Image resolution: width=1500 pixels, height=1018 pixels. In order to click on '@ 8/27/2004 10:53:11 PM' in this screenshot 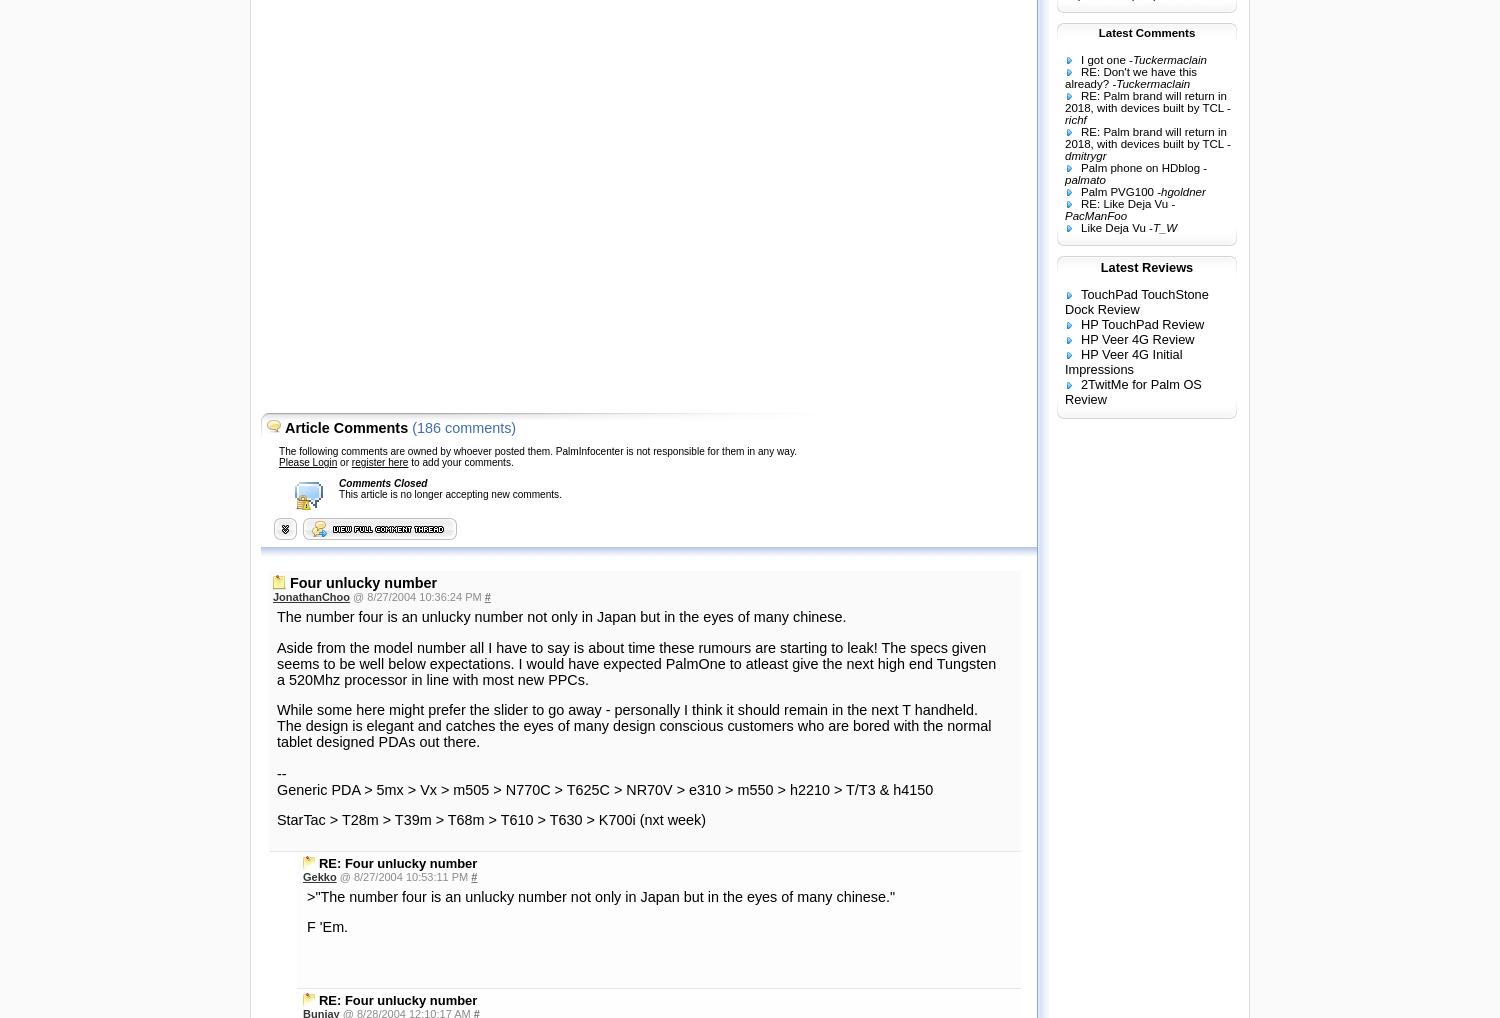, I will do `click(403, 875)`.